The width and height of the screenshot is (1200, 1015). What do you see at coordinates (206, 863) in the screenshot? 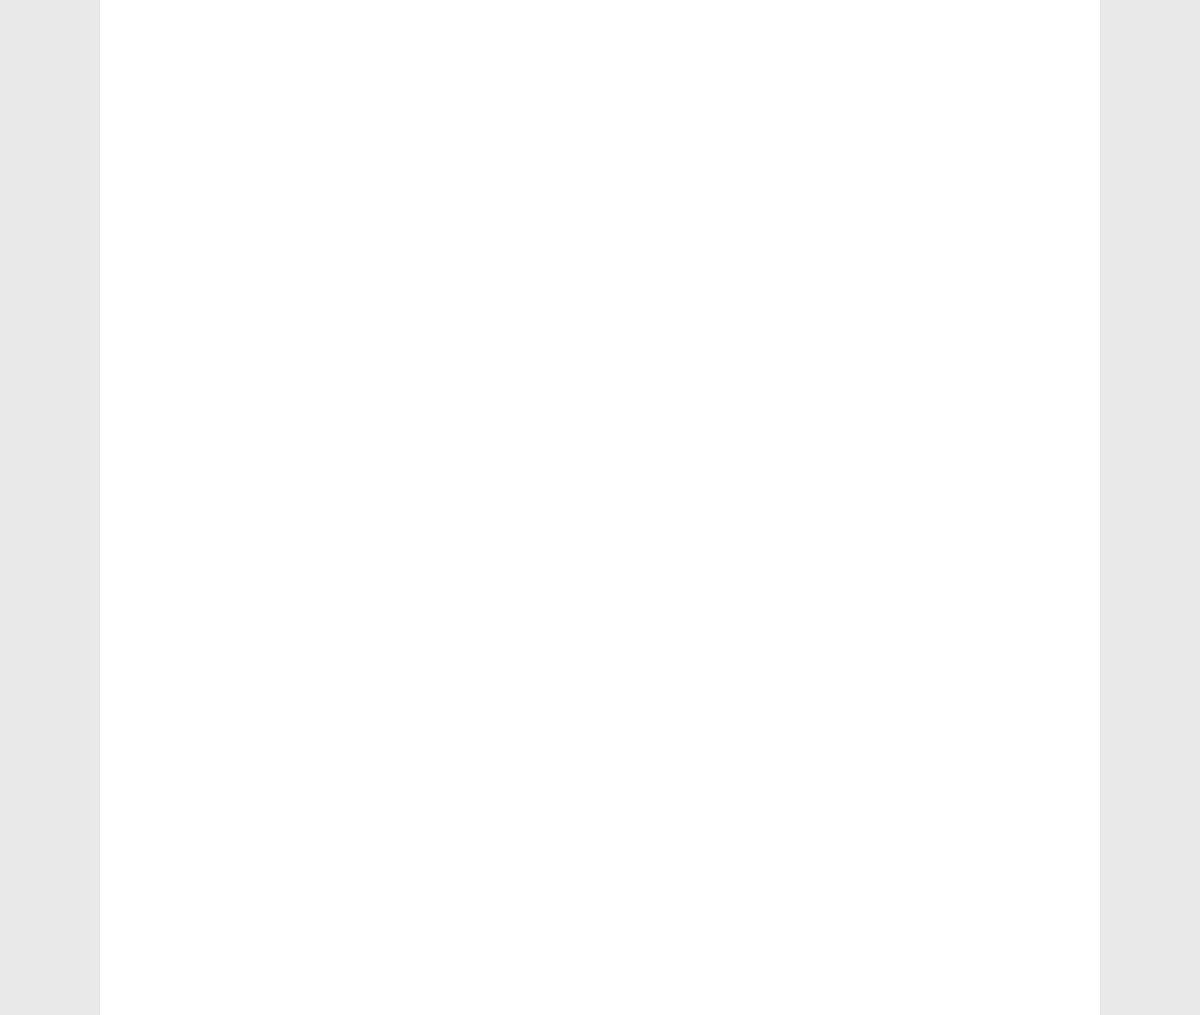
I see `'cooking education'` at bounding box center [206, 863].